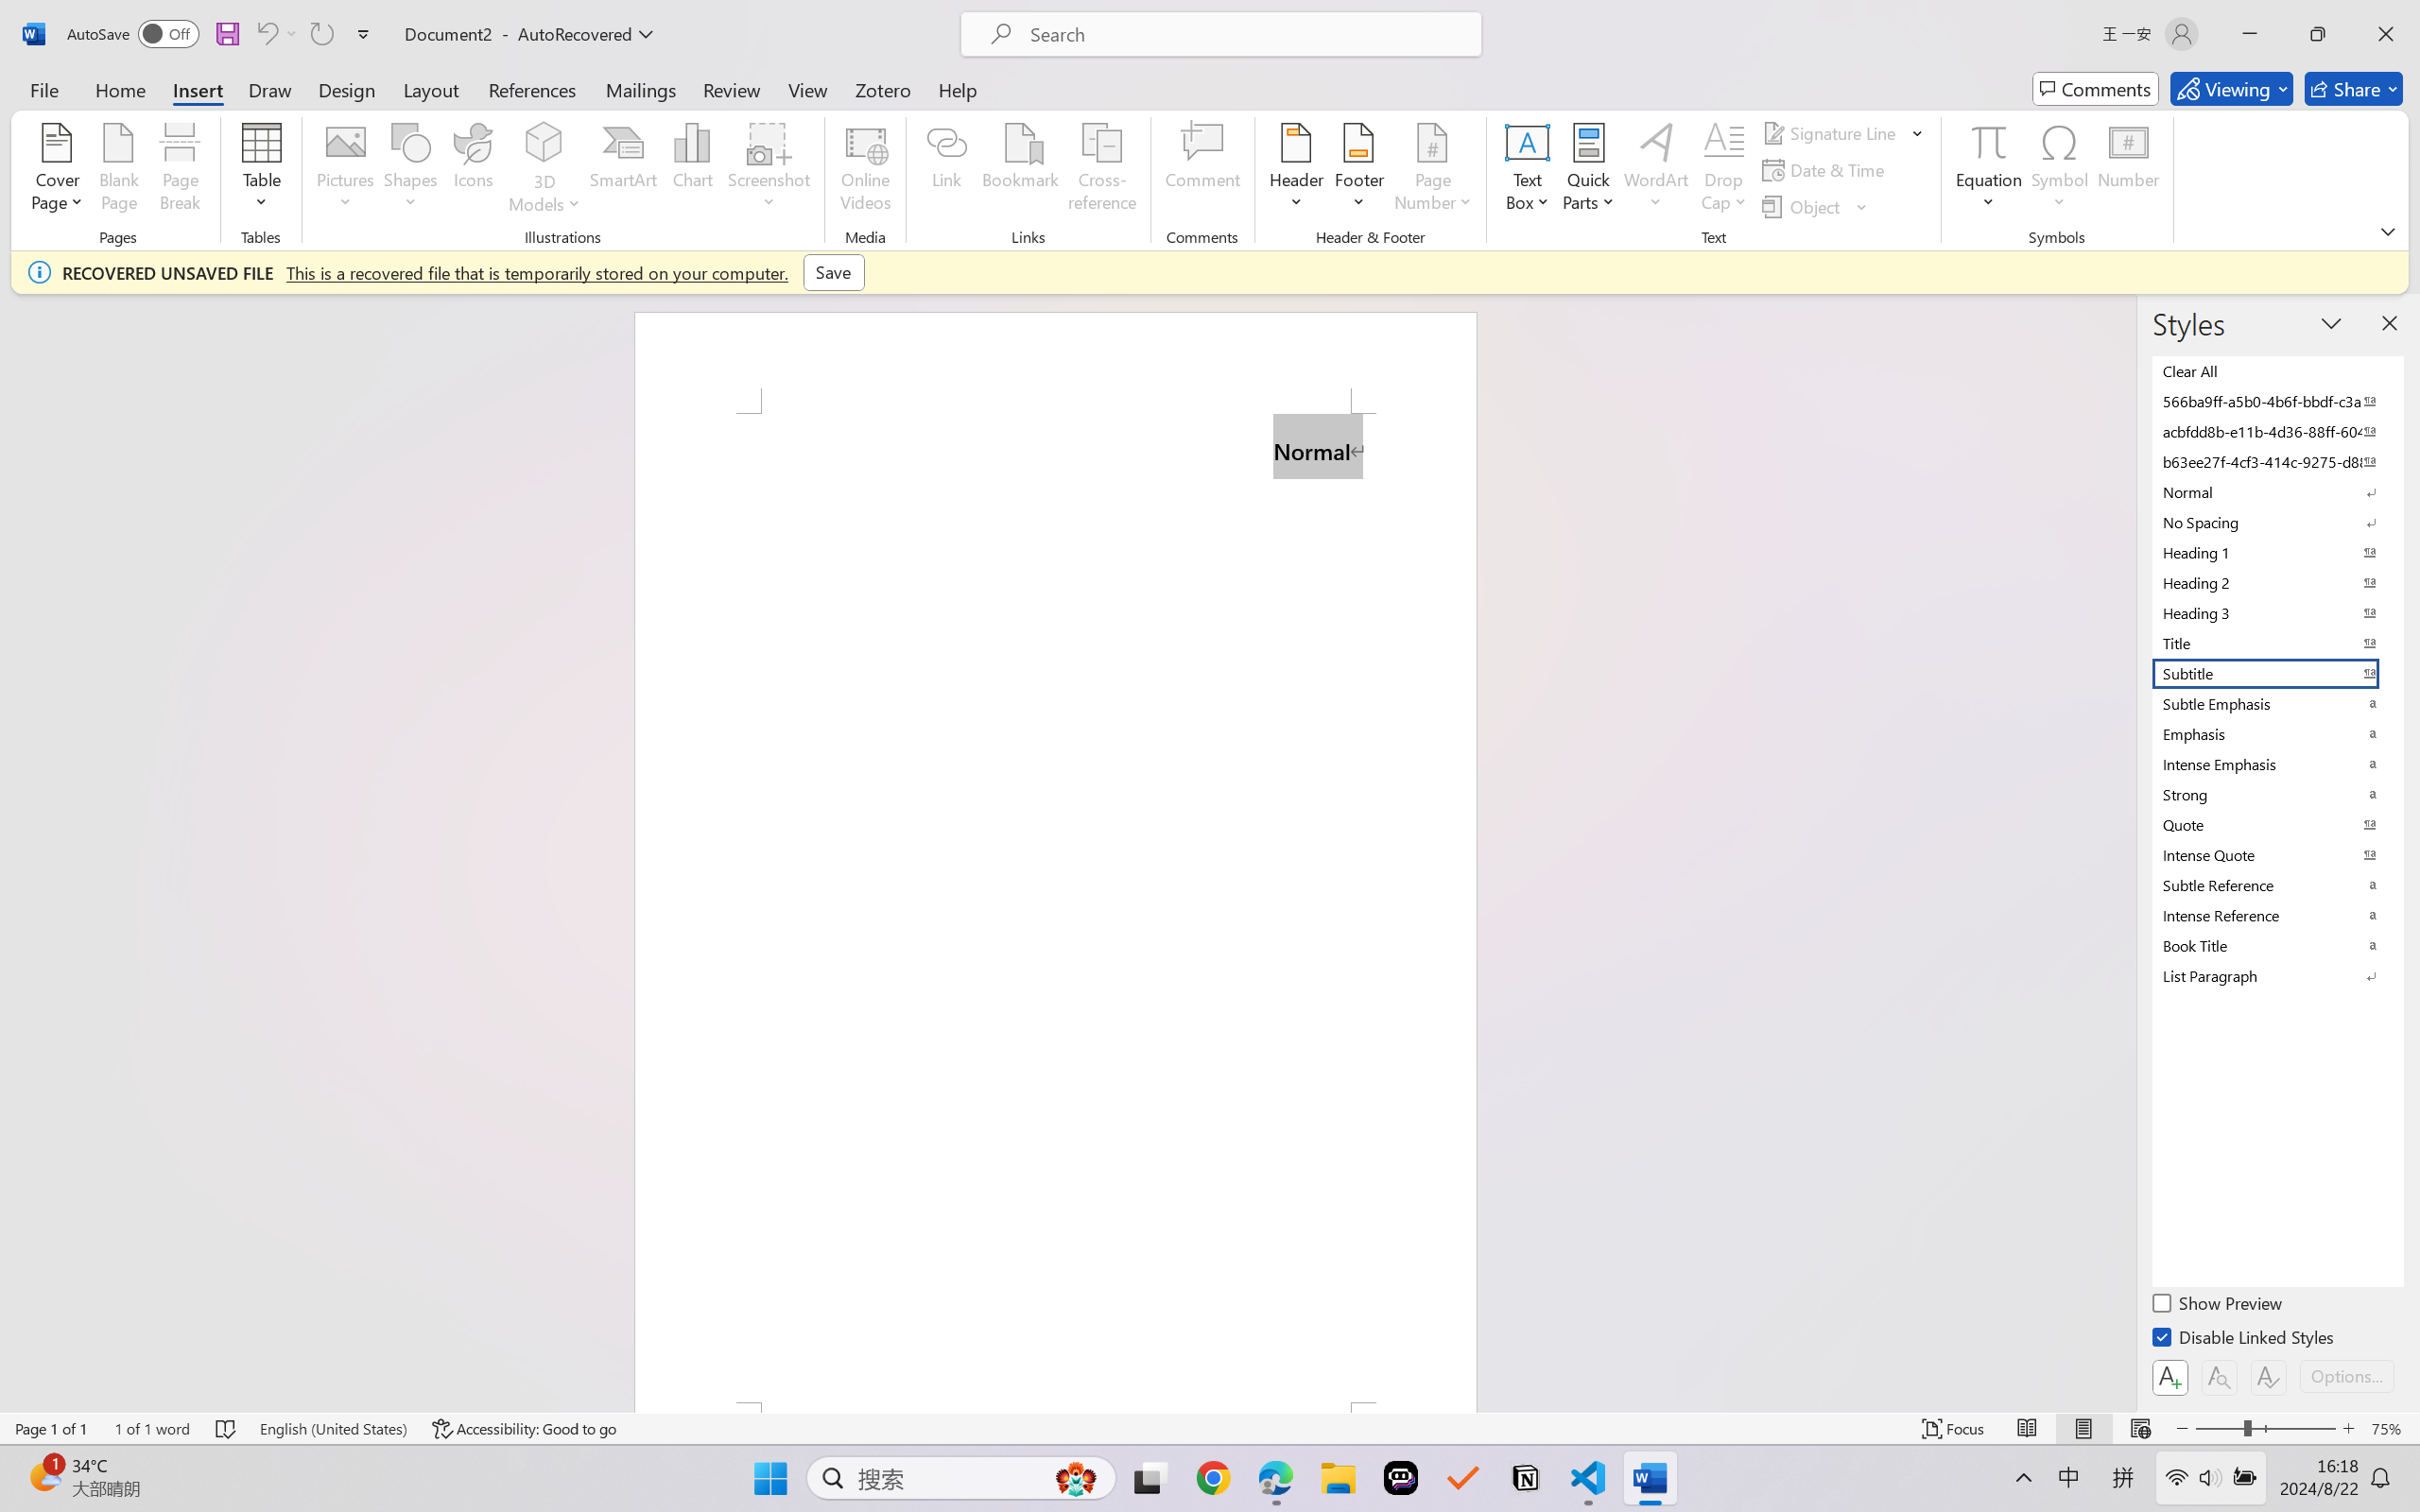  Describe the element at coordinates (1432, 170) in the screenshot. I see `'Page Number'` at that location.